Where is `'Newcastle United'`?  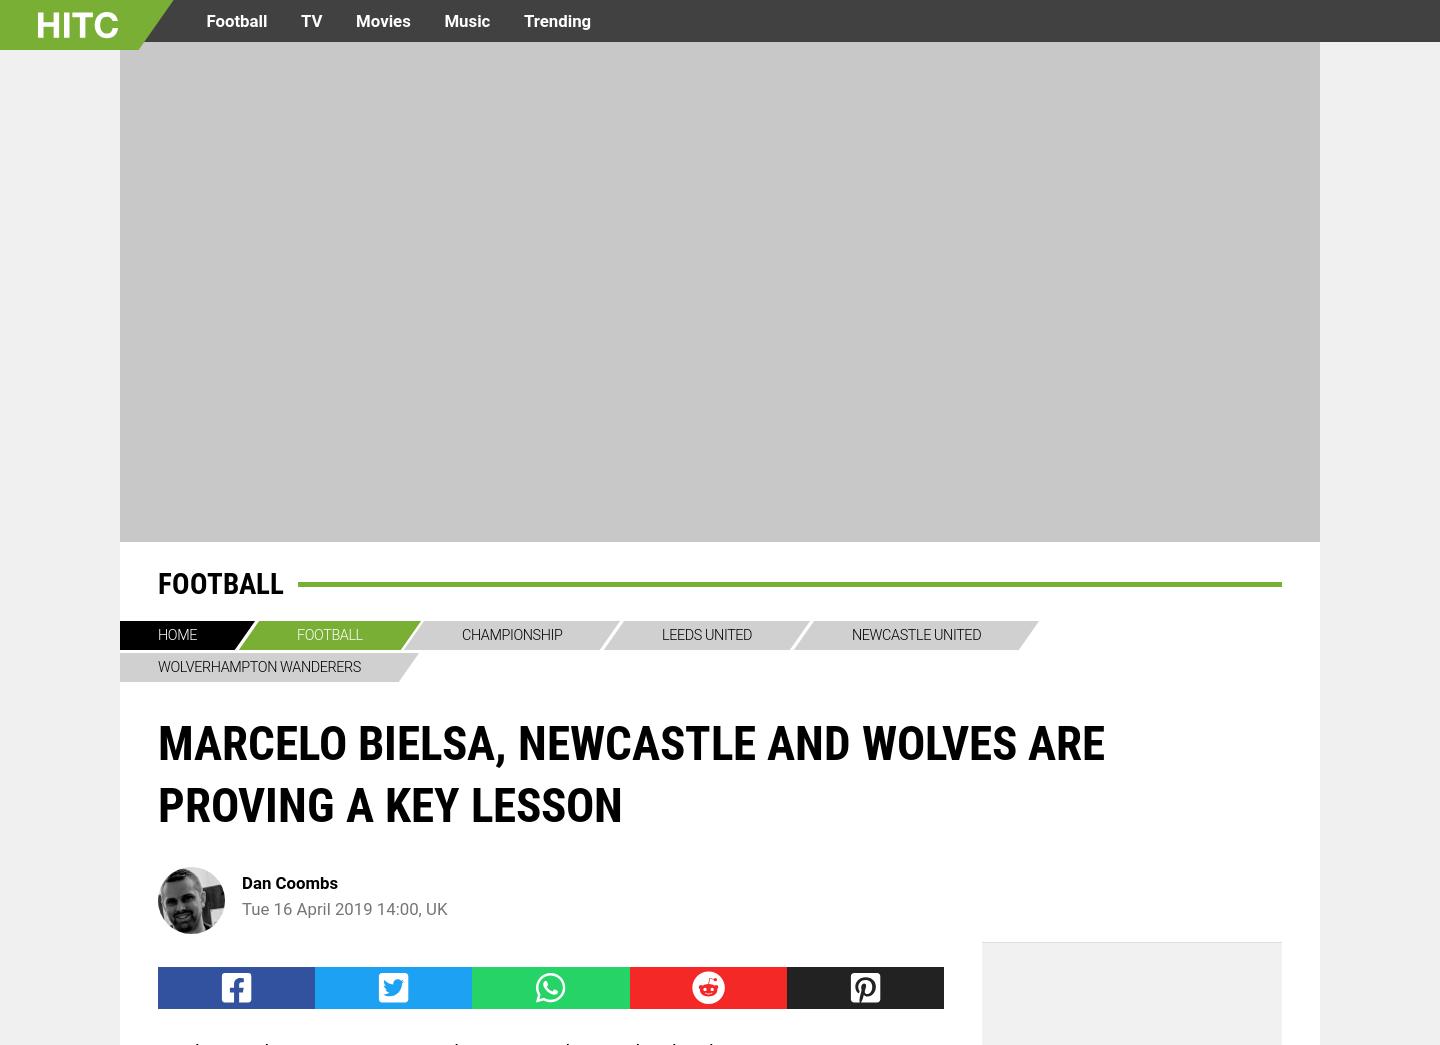 'Newcastle United' is located at coordinates (915, 634).